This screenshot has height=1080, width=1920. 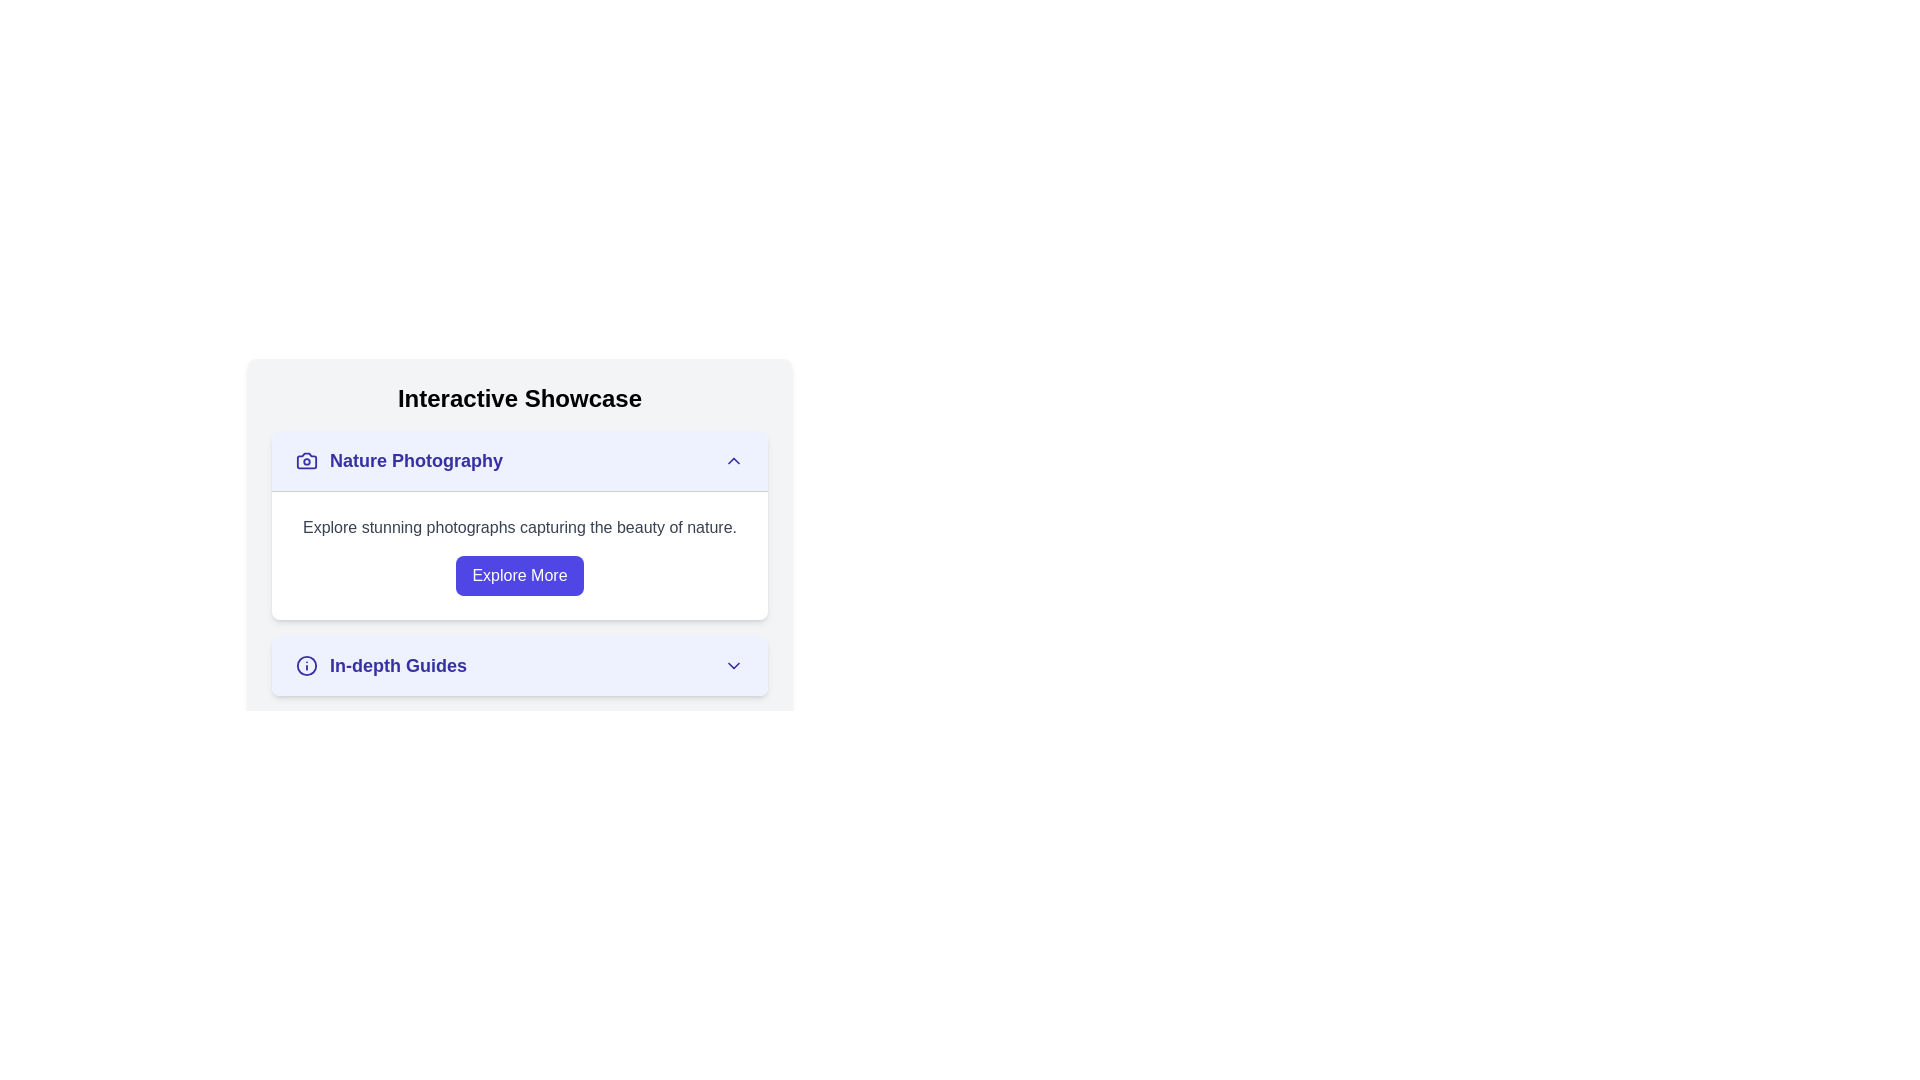 I want to click on the 'In-depth Guides' label with the accompanying circular icon, so click(x=381, y=666).